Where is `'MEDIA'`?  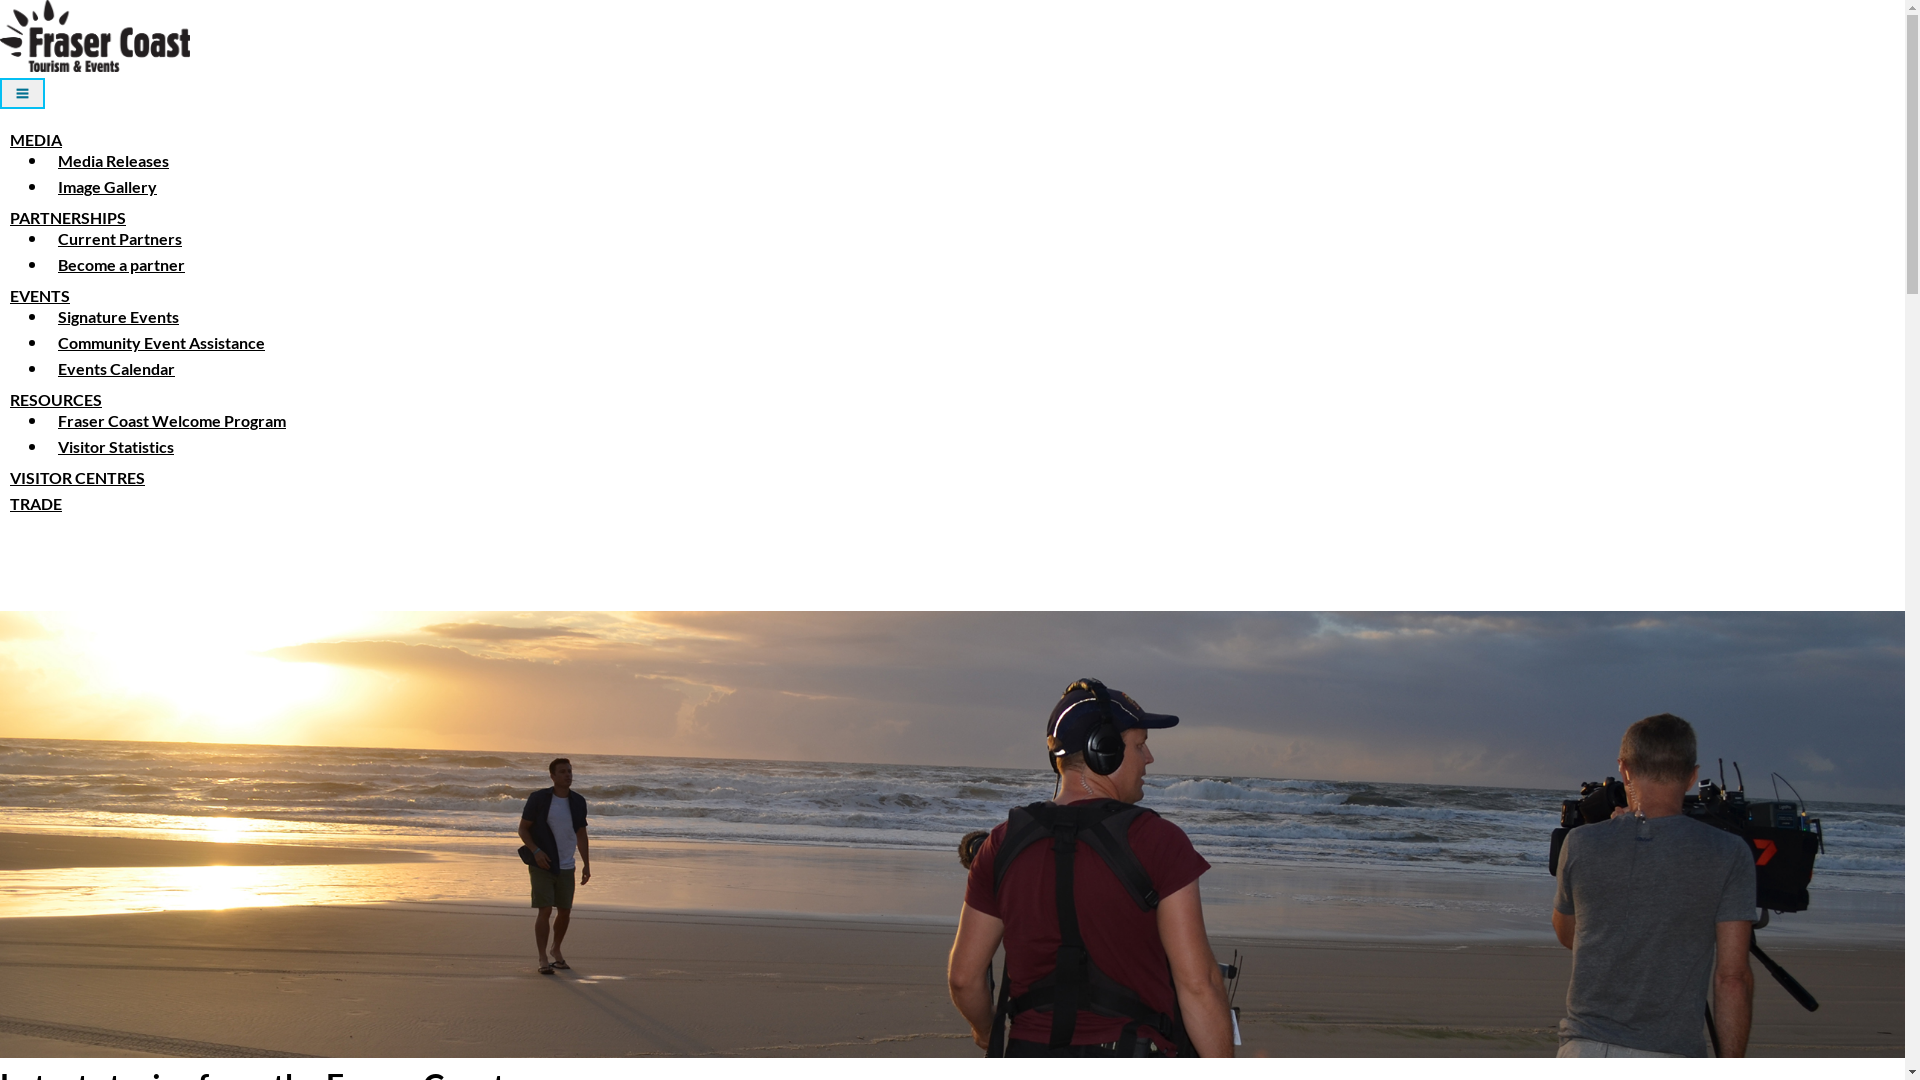
'MEDIA' is located at coordinates (0, 138).